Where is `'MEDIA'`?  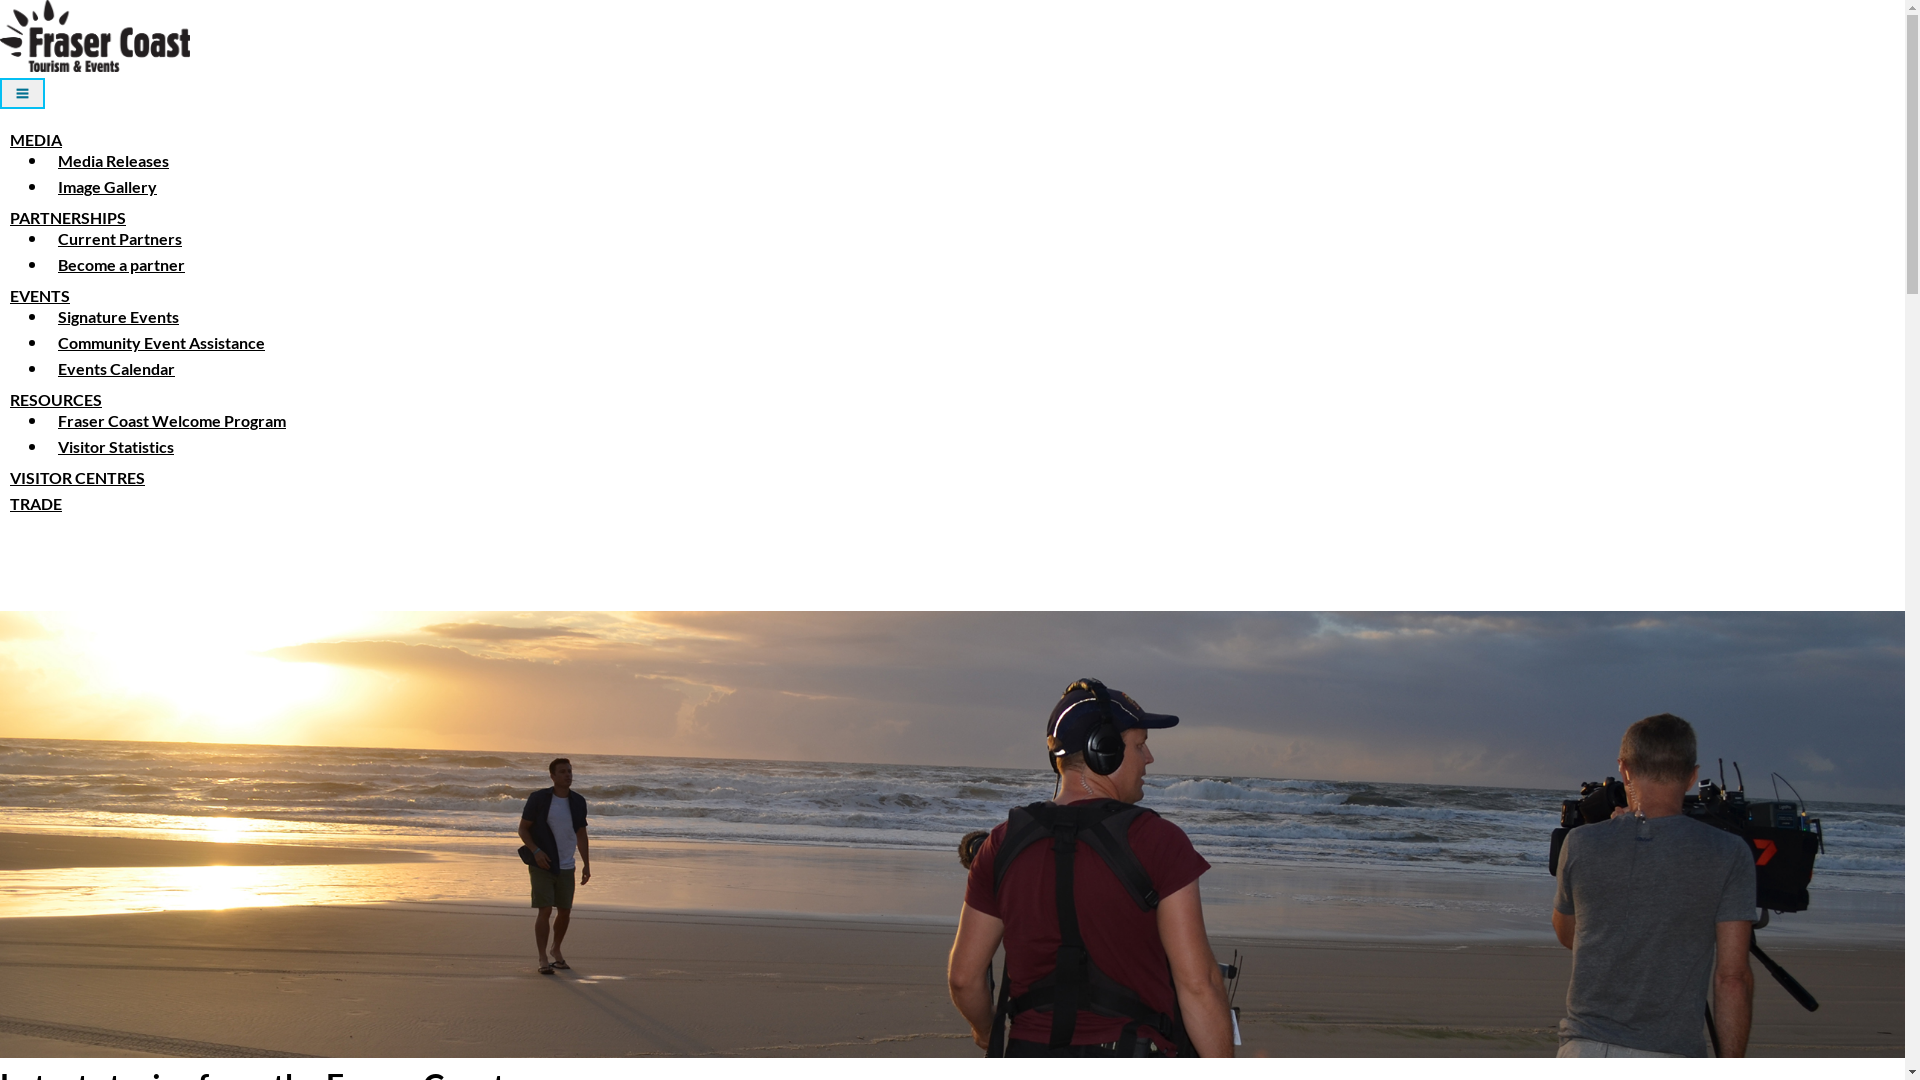
'MEDIA' is located at coordinates (0, 138).